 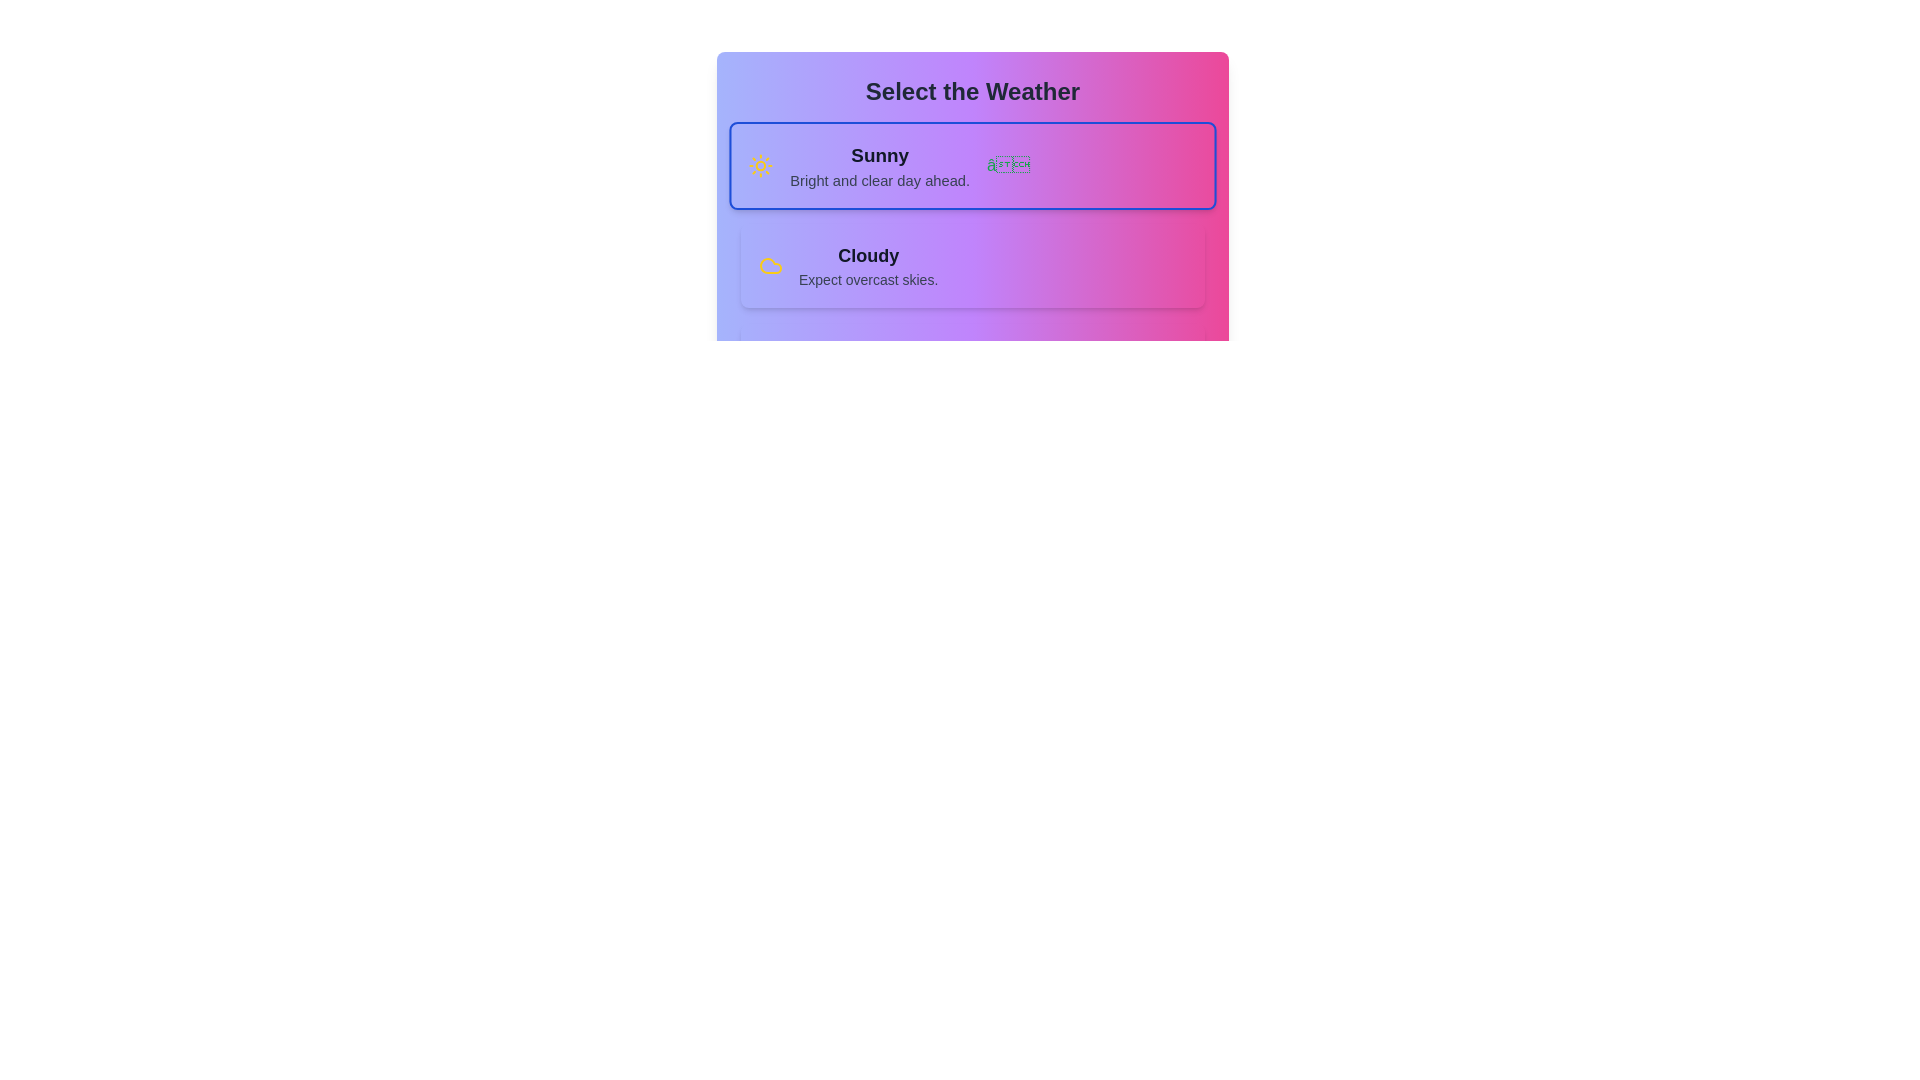 What do you see at coordinates (868, 254) in the screenshot?
I see `the text label indicating the cloudy weather option located within the weather selection card, positioned directly below the sunny weather description` at bounding box center [868, 254].